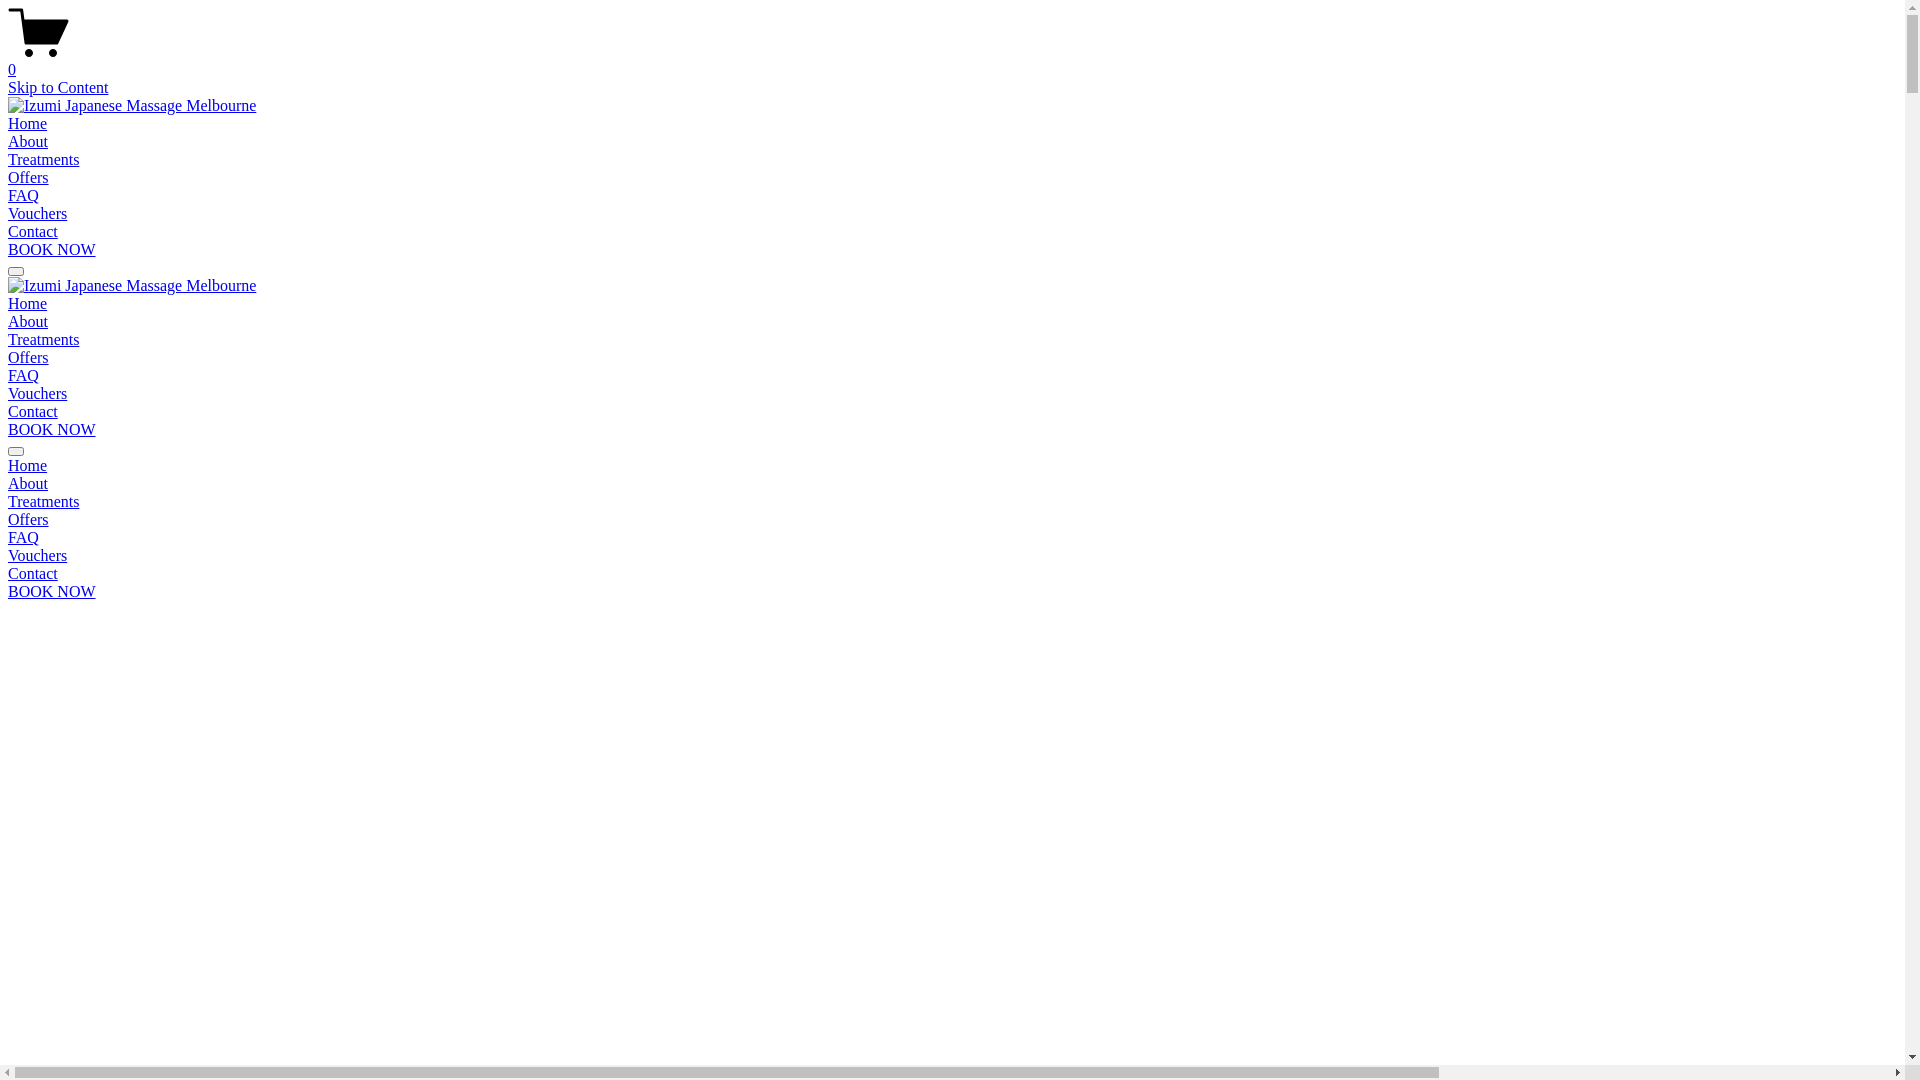 The image size is (1920, 1080). What do you see at coordinates (951, 536) in the screenshot?
I see `'FAQ'` at bounding box center [951, 536].